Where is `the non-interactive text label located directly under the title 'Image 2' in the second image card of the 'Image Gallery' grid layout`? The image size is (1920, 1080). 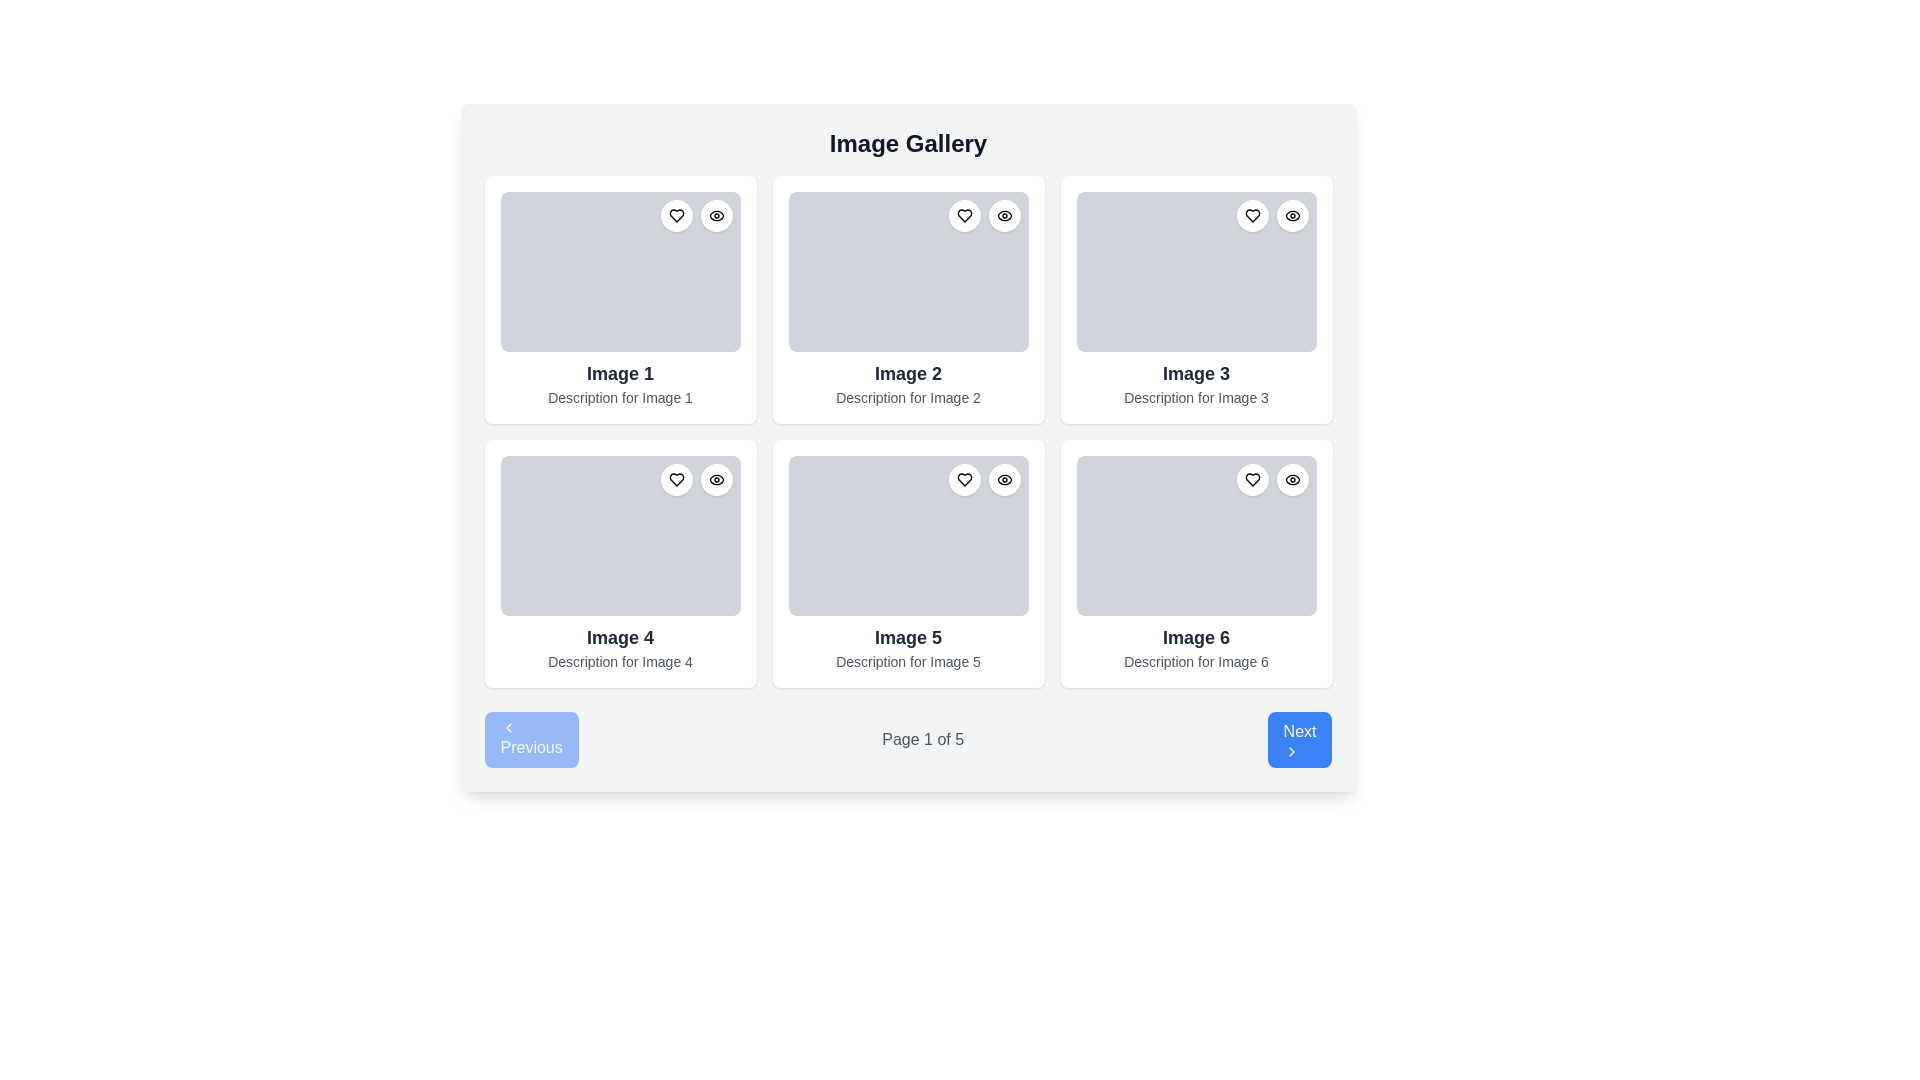
the non-interactive text label located directly under the title 'Image 2' in the second image card of the 'Image Gallery' grid layout is located at coordinates (907, 397).